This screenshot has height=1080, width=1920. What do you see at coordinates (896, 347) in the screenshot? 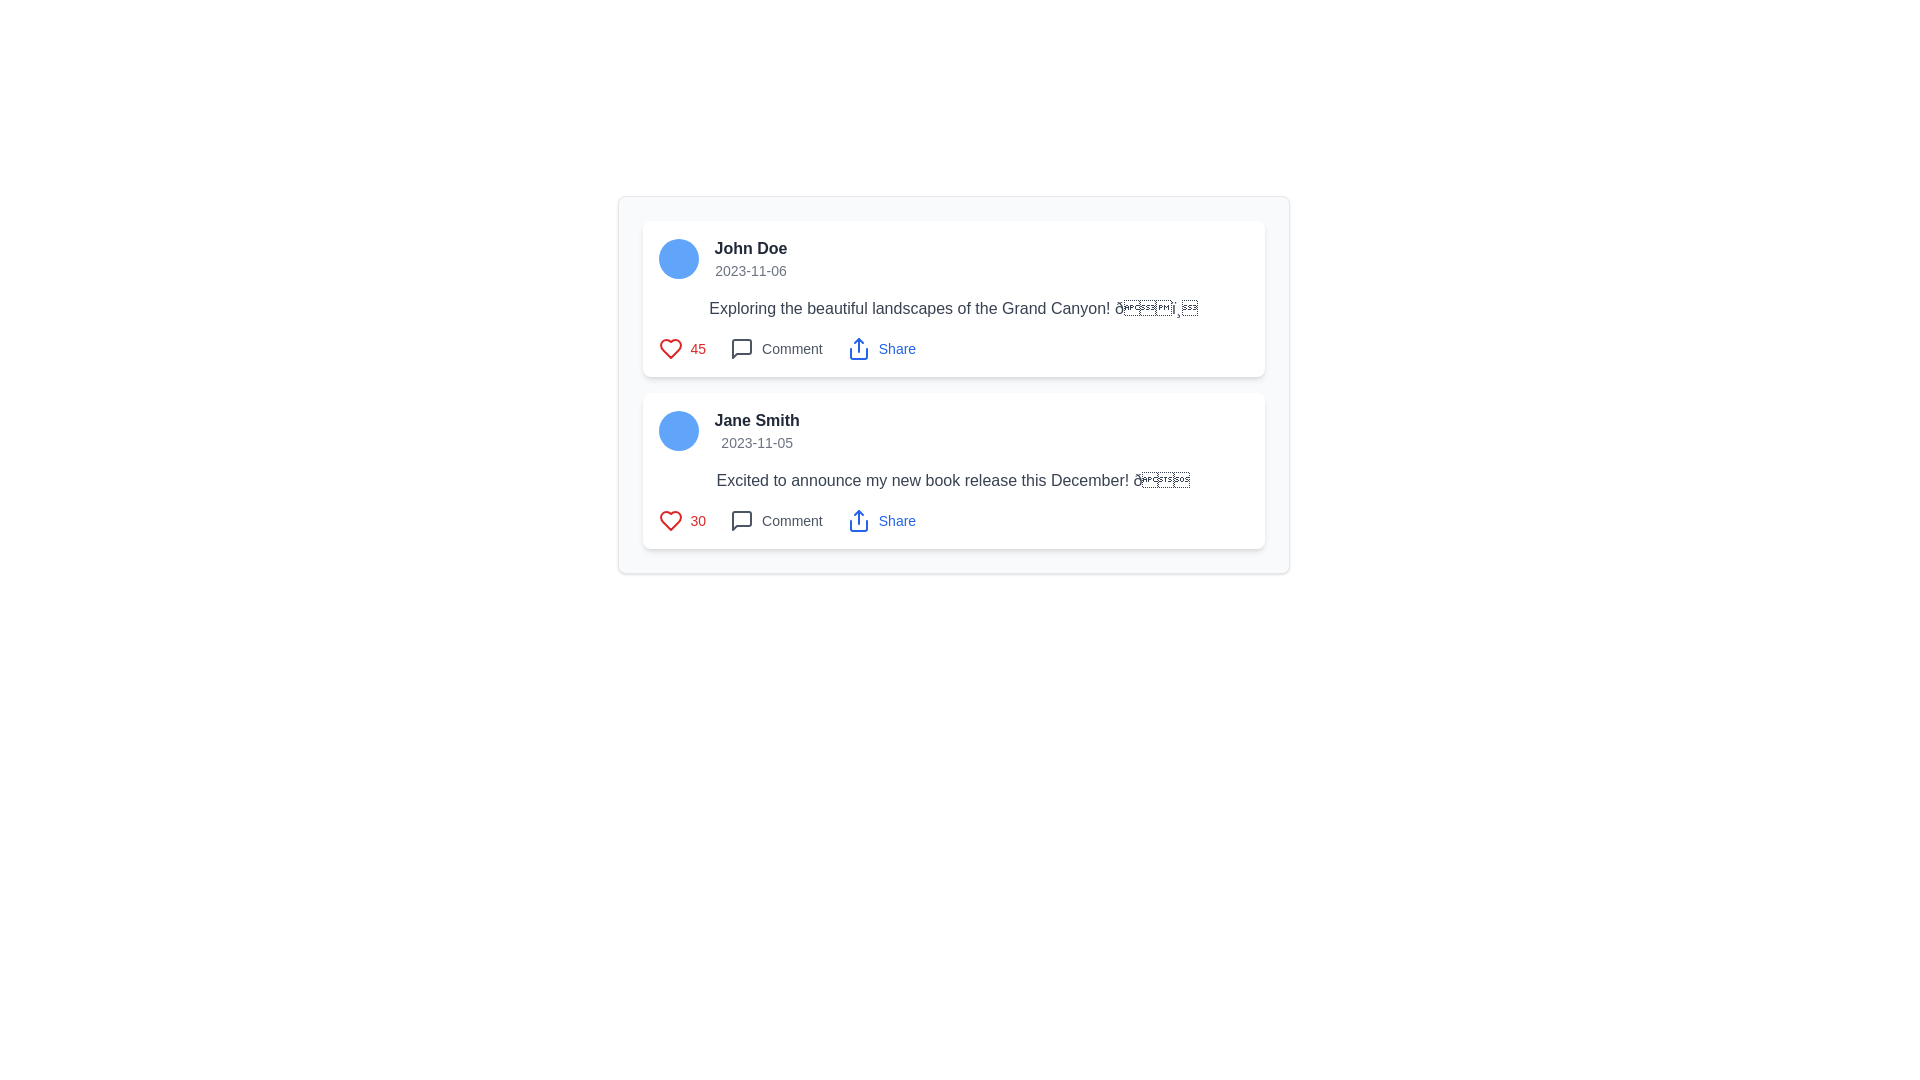
I see `the static text label for the sharing functionality, located at the right end of the action bar, second item to the right after the share symbol icon` at bounding box center [896, 347].